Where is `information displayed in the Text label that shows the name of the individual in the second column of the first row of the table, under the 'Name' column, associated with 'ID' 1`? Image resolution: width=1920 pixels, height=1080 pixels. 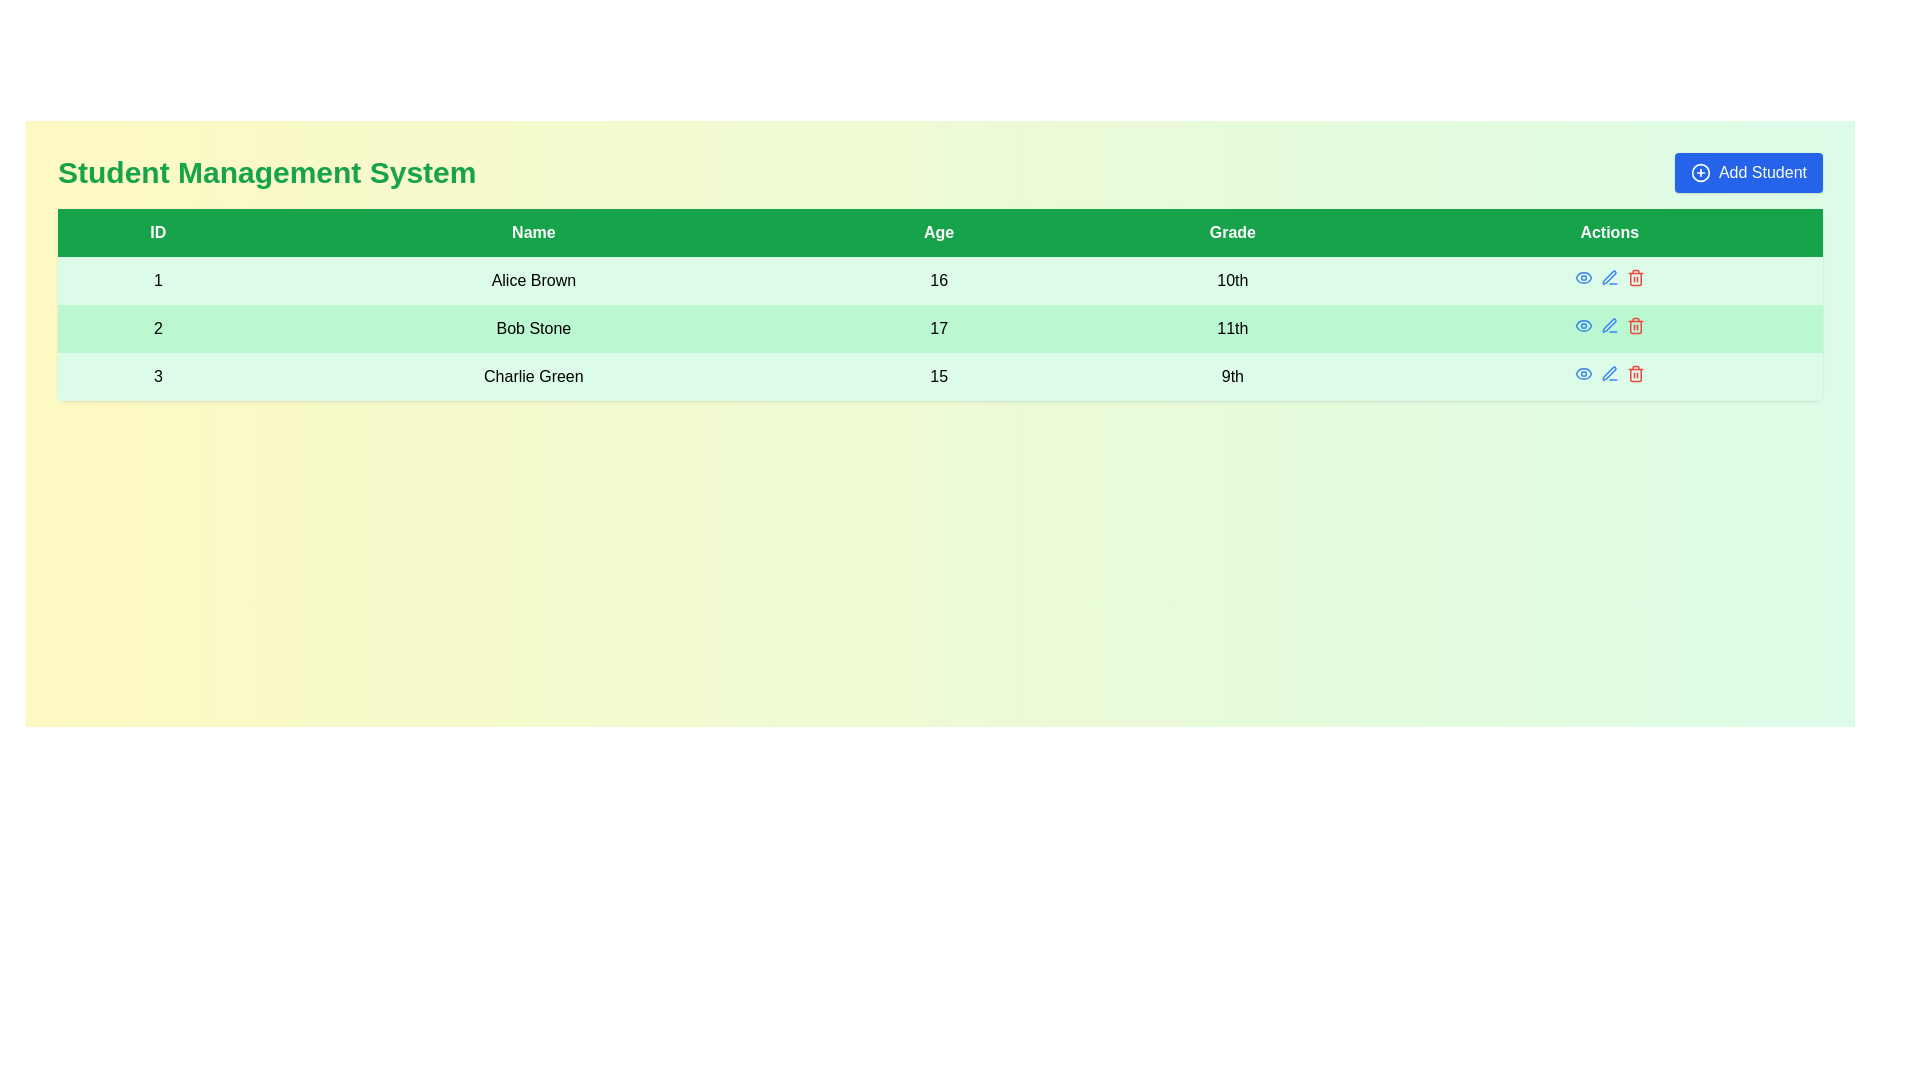 information displayed in the Text label that shows the name of the individual in the second column of the first row of the table, under the 'Name' column, associated with 'ID' 1 is located at coordinates (533, 281).